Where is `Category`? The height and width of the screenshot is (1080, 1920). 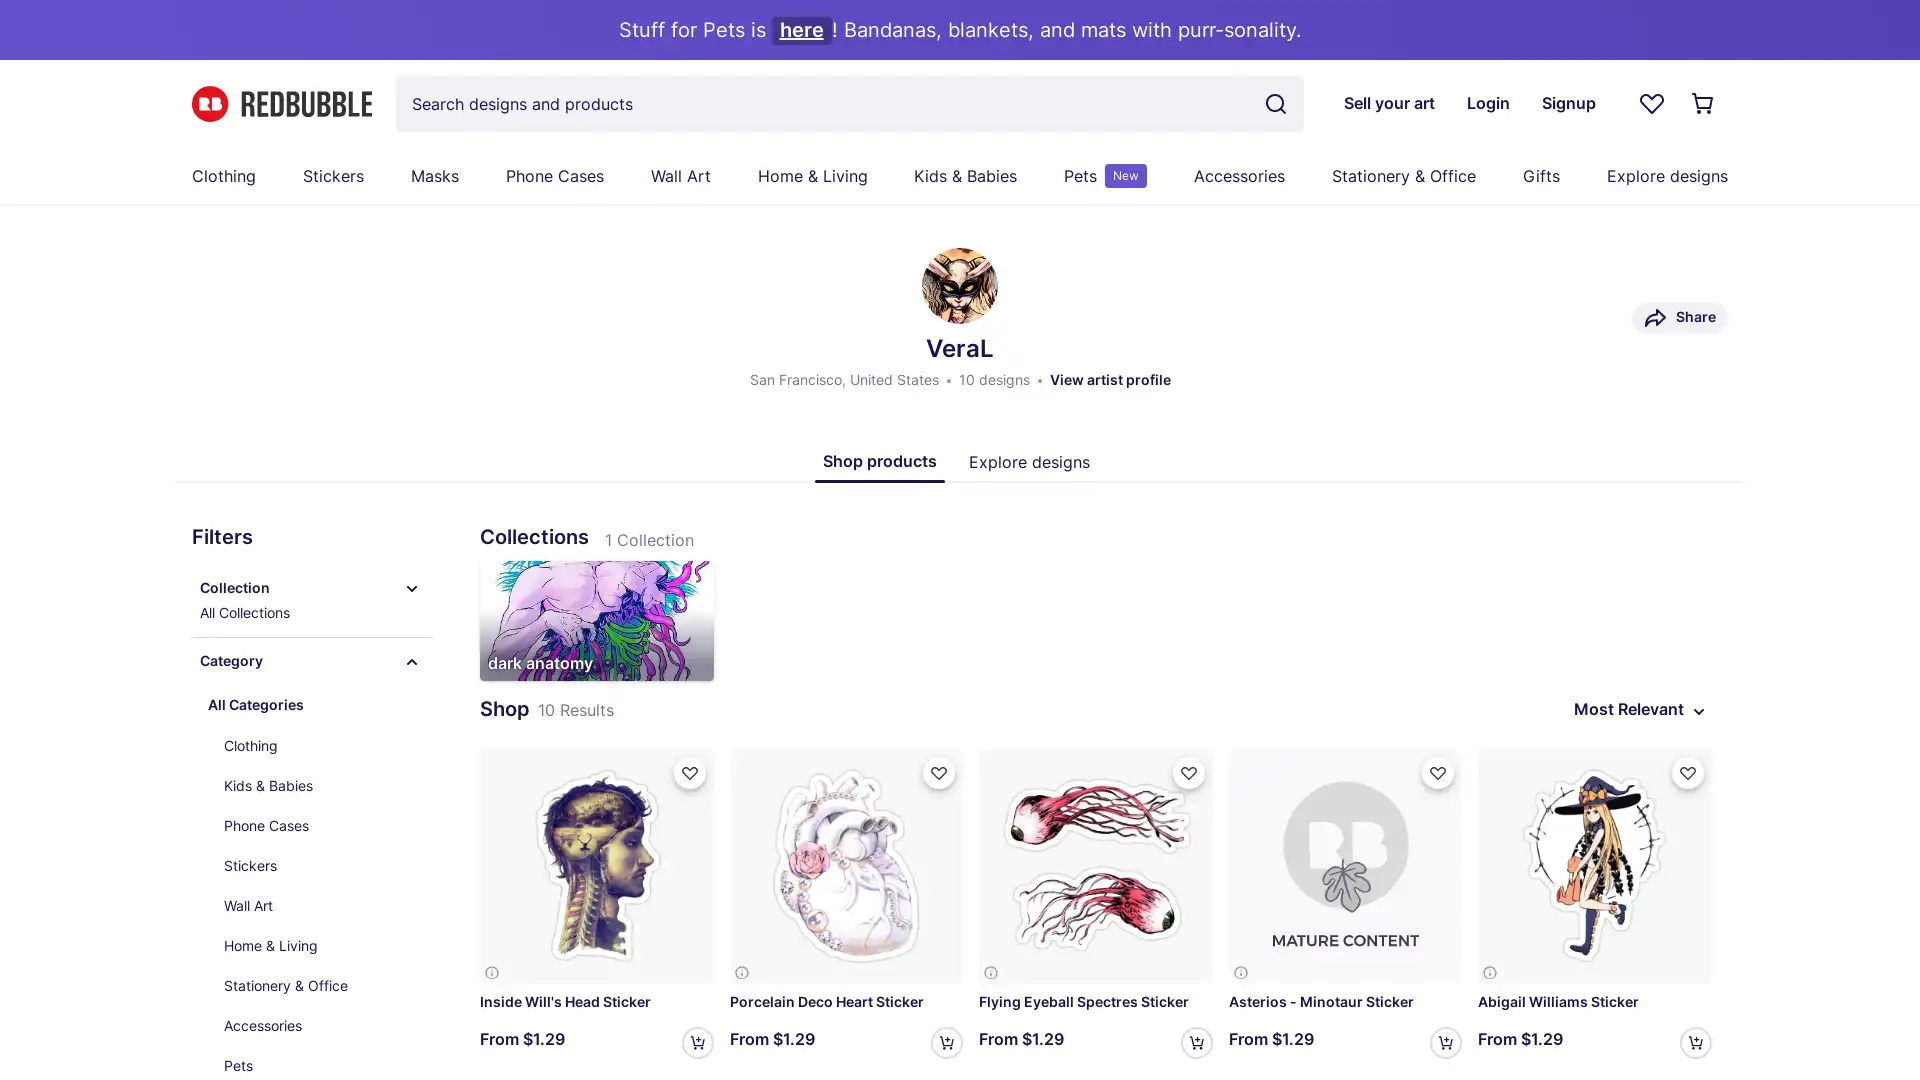 Category is located at coordinates (311, 662).